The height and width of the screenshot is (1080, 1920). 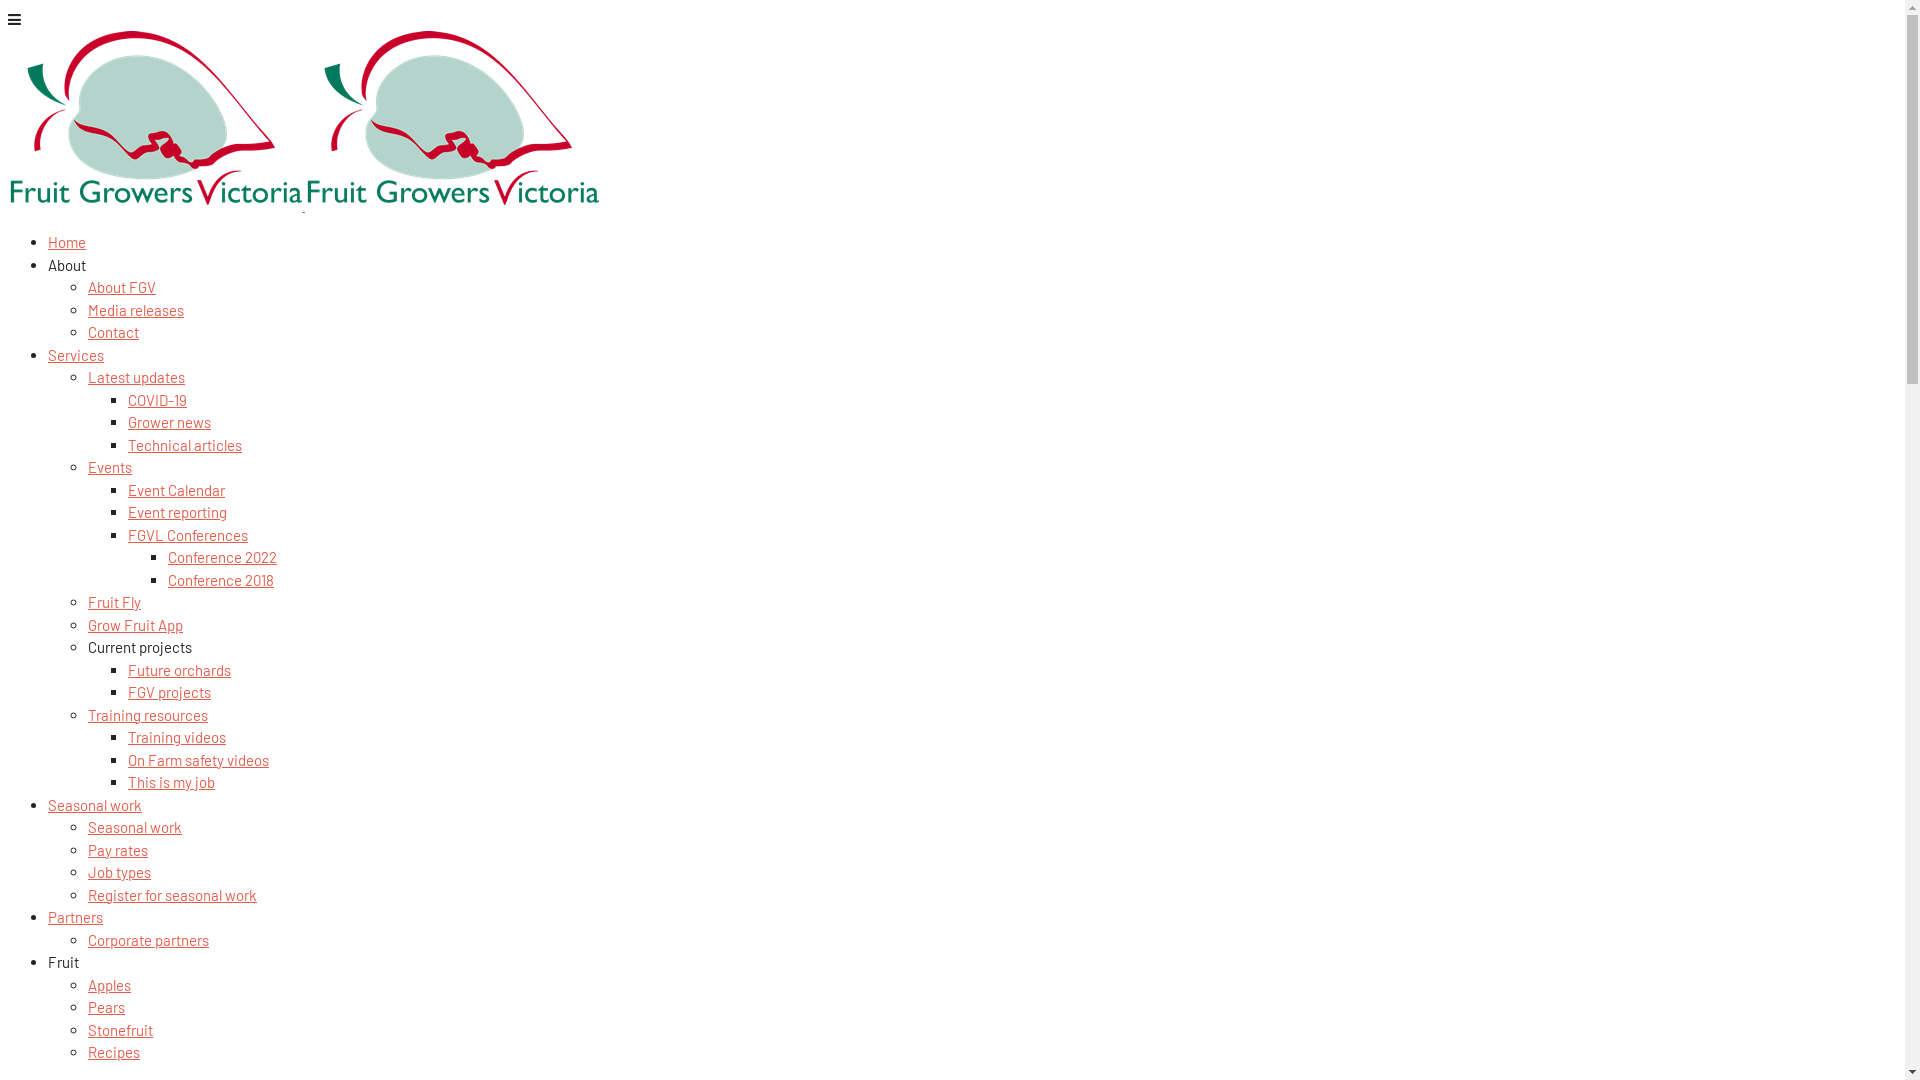 What do you see at coordinates (169, 690) in the screenshot?
I see `'FGV projects'` at bounding box center [169, 690].